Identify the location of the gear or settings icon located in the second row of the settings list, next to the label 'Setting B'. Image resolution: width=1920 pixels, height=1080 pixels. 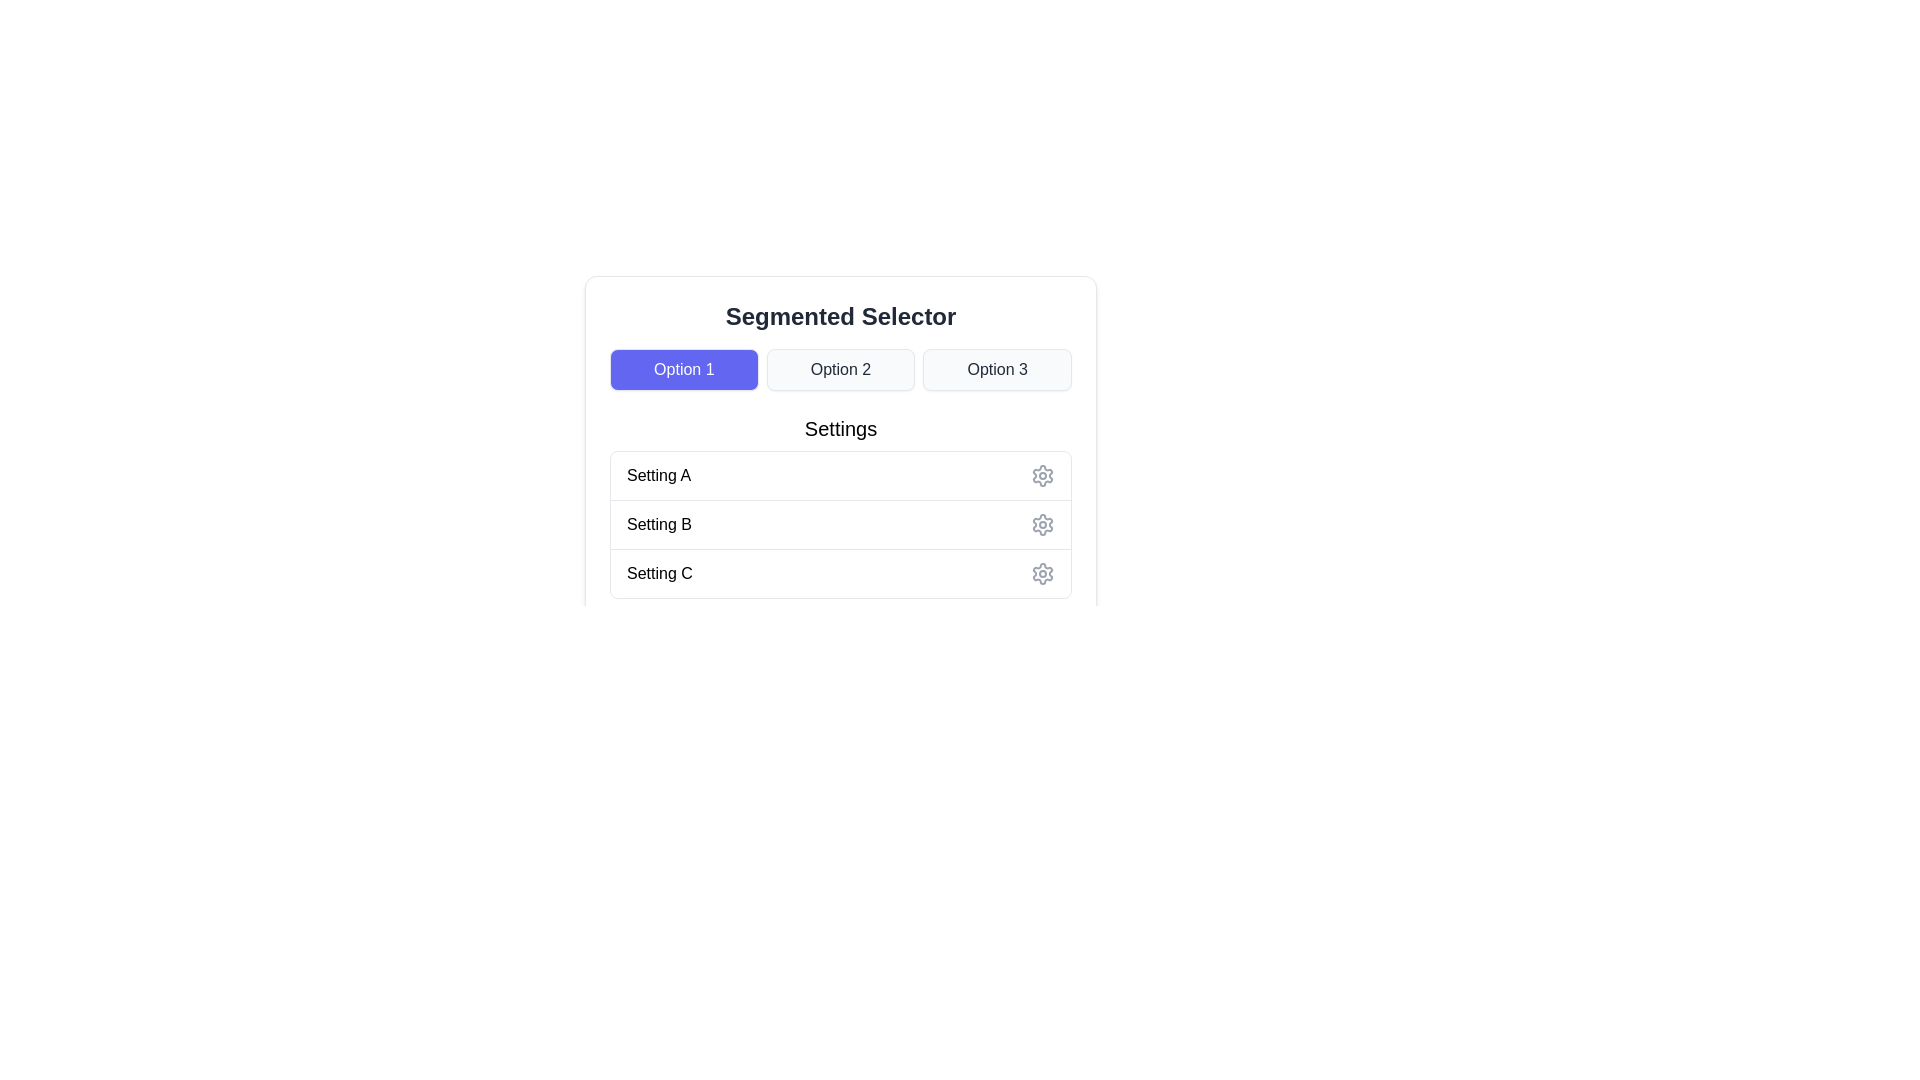
(1041, 523).